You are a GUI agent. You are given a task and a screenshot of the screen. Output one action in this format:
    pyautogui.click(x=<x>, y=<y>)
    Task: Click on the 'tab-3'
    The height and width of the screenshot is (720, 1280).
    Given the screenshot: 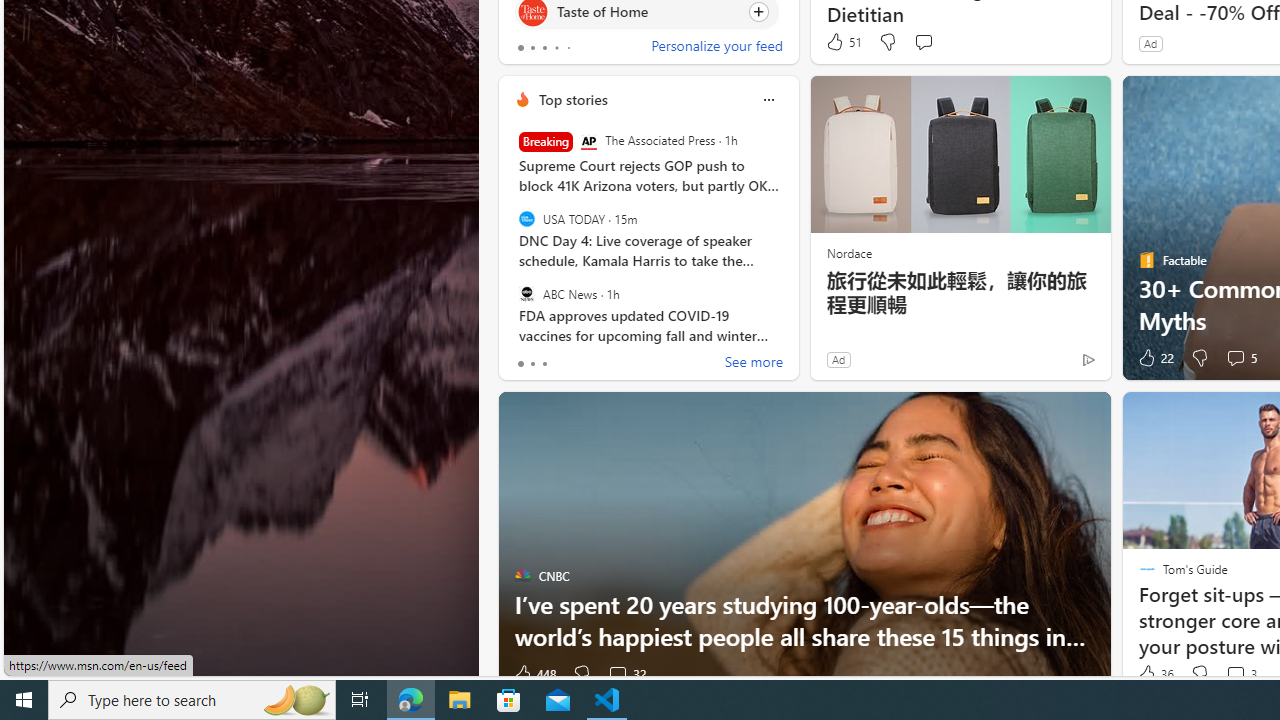 What is the action you would take?
    pyautogui.click(x=556, y=46)
    